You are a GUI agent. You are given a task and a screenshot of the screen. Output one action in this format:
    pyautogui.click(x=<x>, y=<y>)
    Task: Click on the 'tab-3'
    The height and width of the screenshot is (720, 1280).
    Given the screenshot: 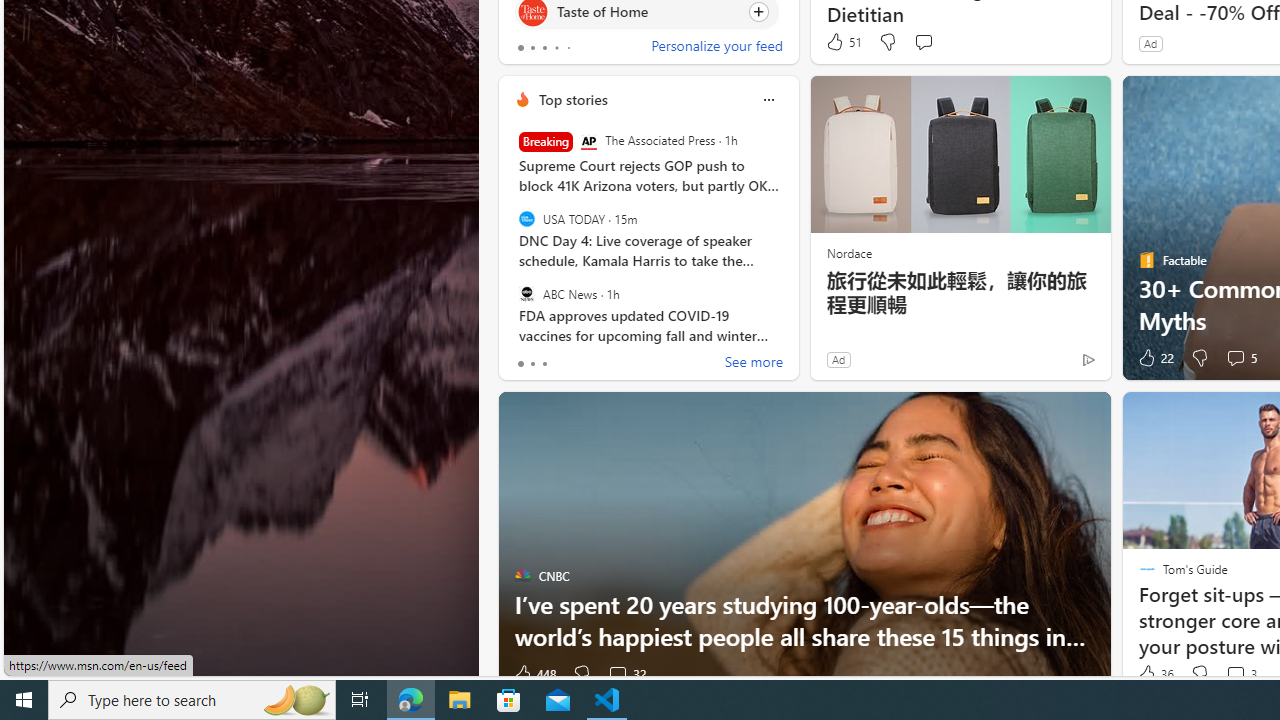 What is the action you would take?
    pyautogui.click(x=556, y=46)
    